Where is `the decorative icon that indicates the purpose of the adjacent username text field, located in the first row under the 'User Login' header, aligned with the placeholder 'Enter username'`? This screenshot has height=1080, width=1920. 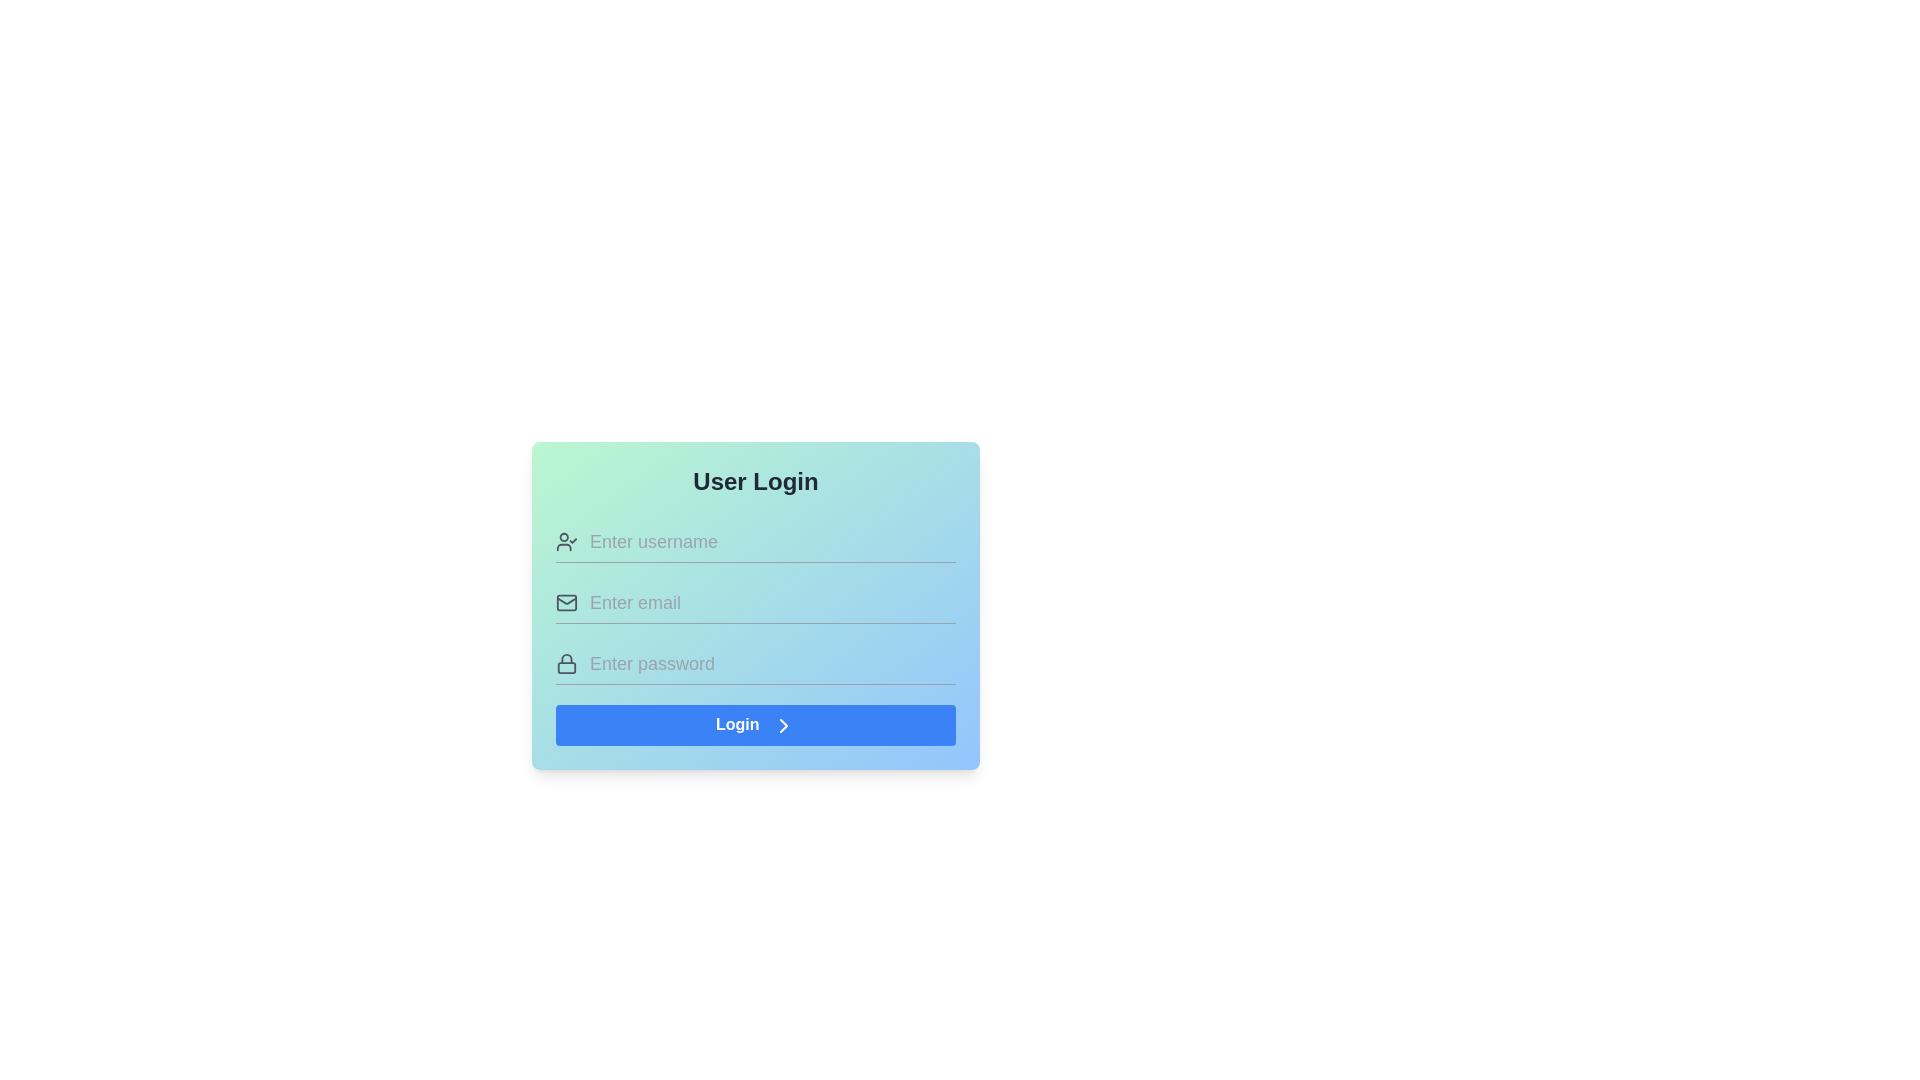 the decorative icon that indicates the purpose of the adjacent username text field, located in the first row under the 'User Login' header, aligned with the placeholder 'Enter username' is located at coordinates (565, 542).